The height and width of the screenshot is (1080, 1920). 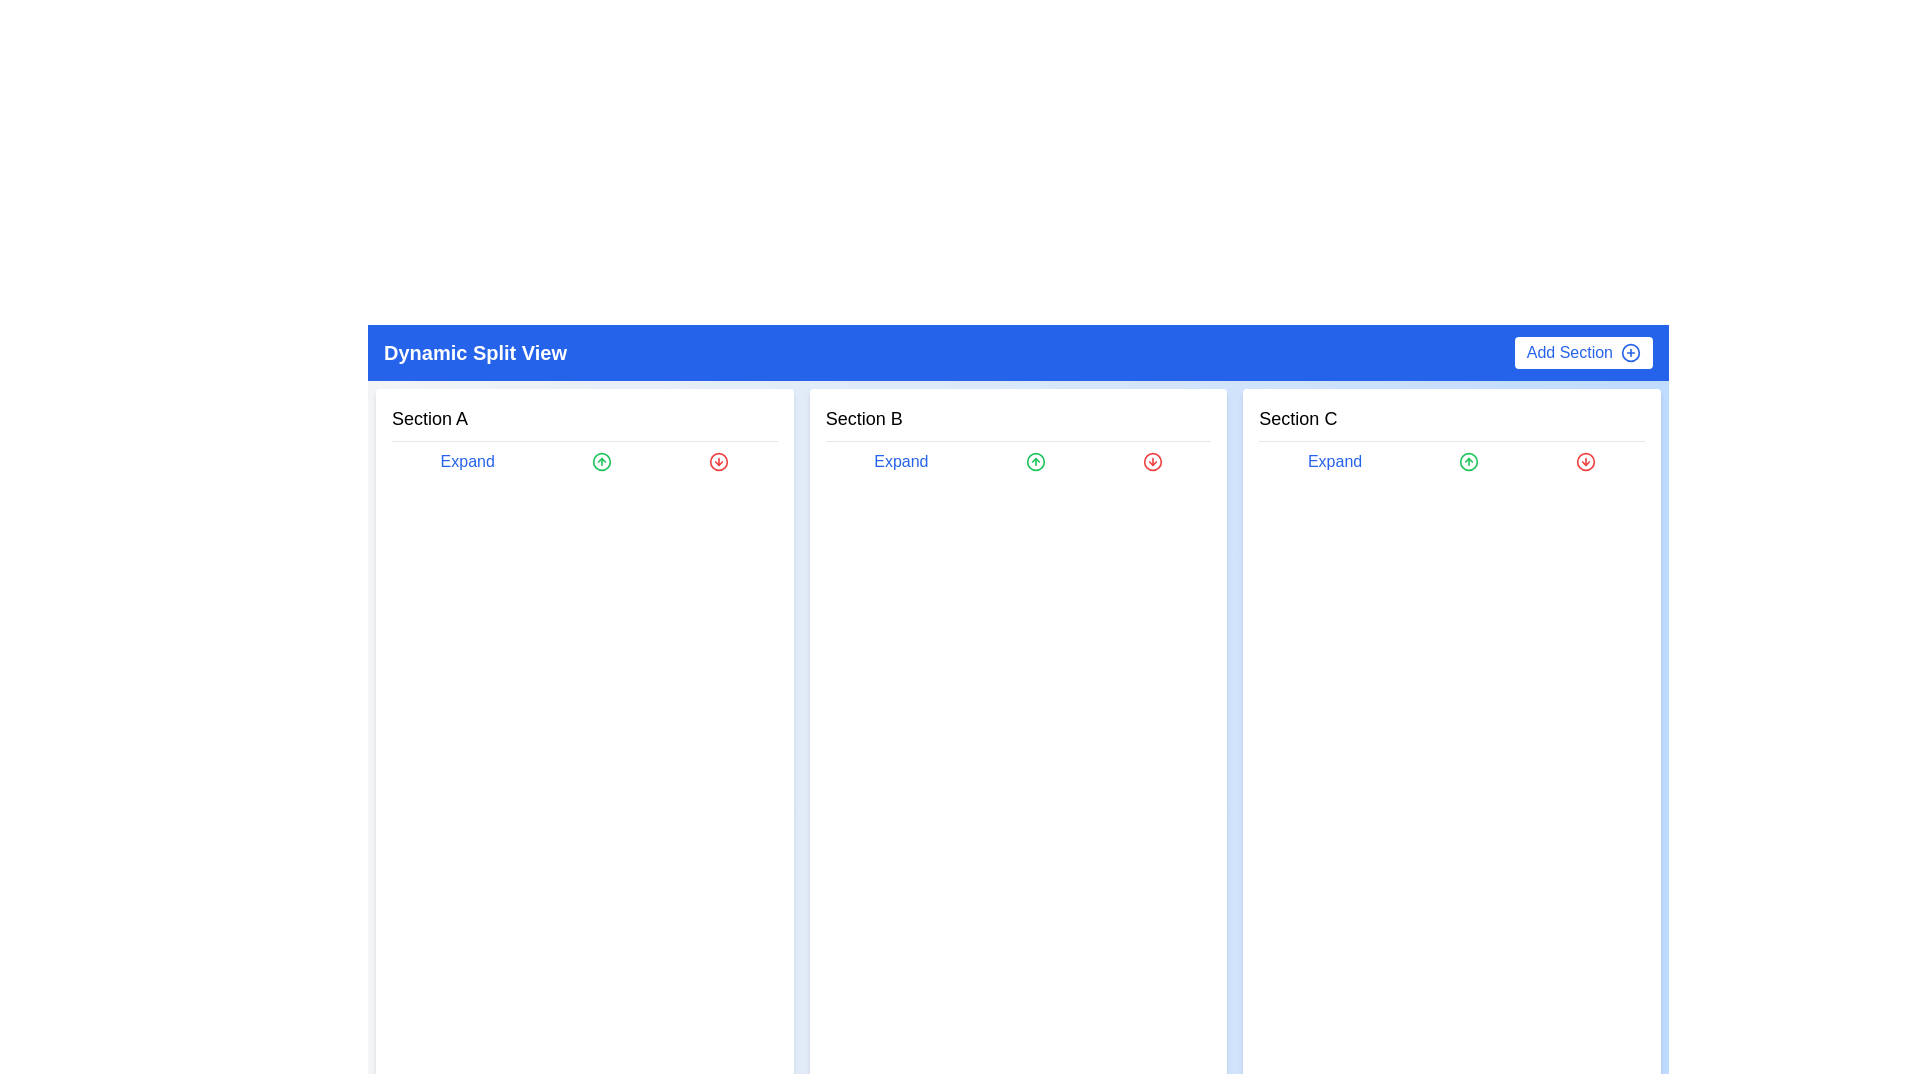 What do you see at coordinates (1469, 462) in the screenshot?
I see `the green circular icon with an upward arrow located in 'Section C', near the top and horizontally centered in its column, adjacent to a red circular icon and next to an 'Expand' label` at bounding box center [1469, 462].